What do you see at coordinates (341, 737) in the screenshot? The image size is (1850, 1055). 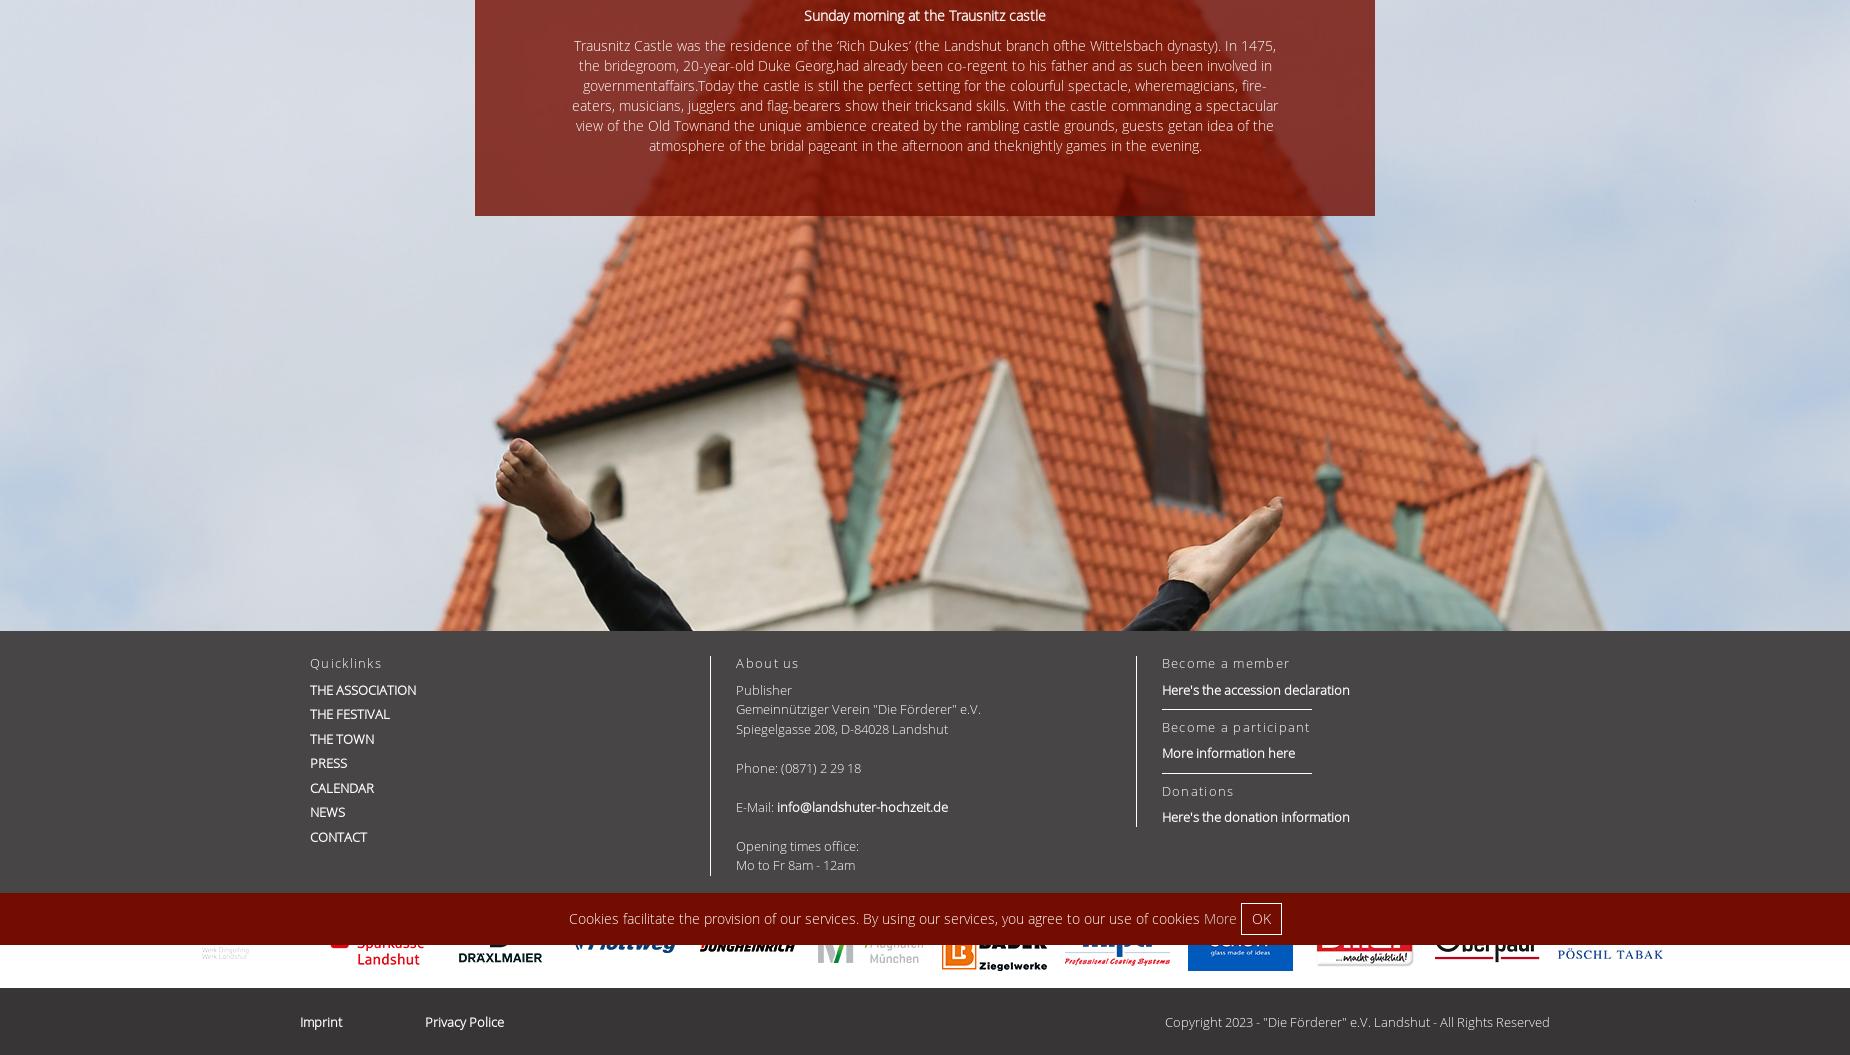 I see `'THE TOWN'` at bounding box center [341, 737].